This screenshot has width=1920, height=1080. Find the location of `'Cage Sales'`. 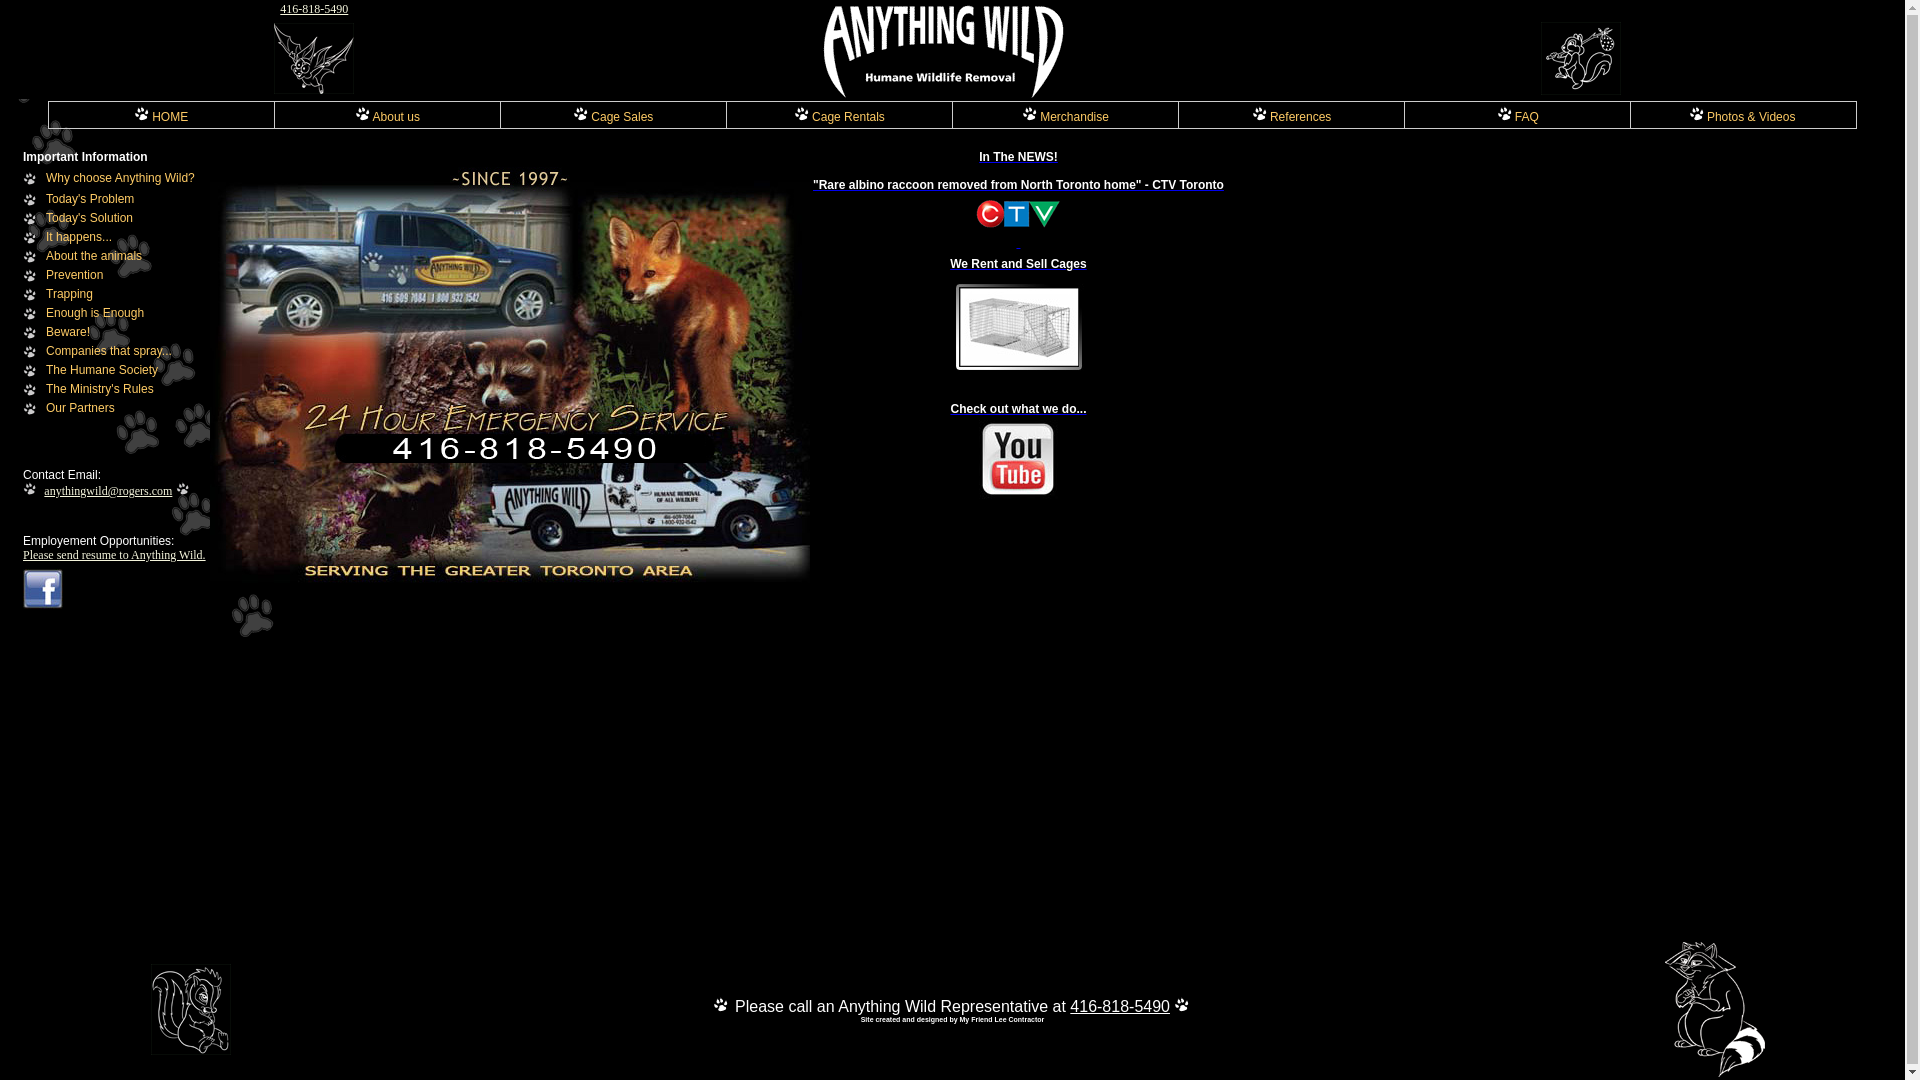

'Cage Sales' is located at coordinates (612, 116).